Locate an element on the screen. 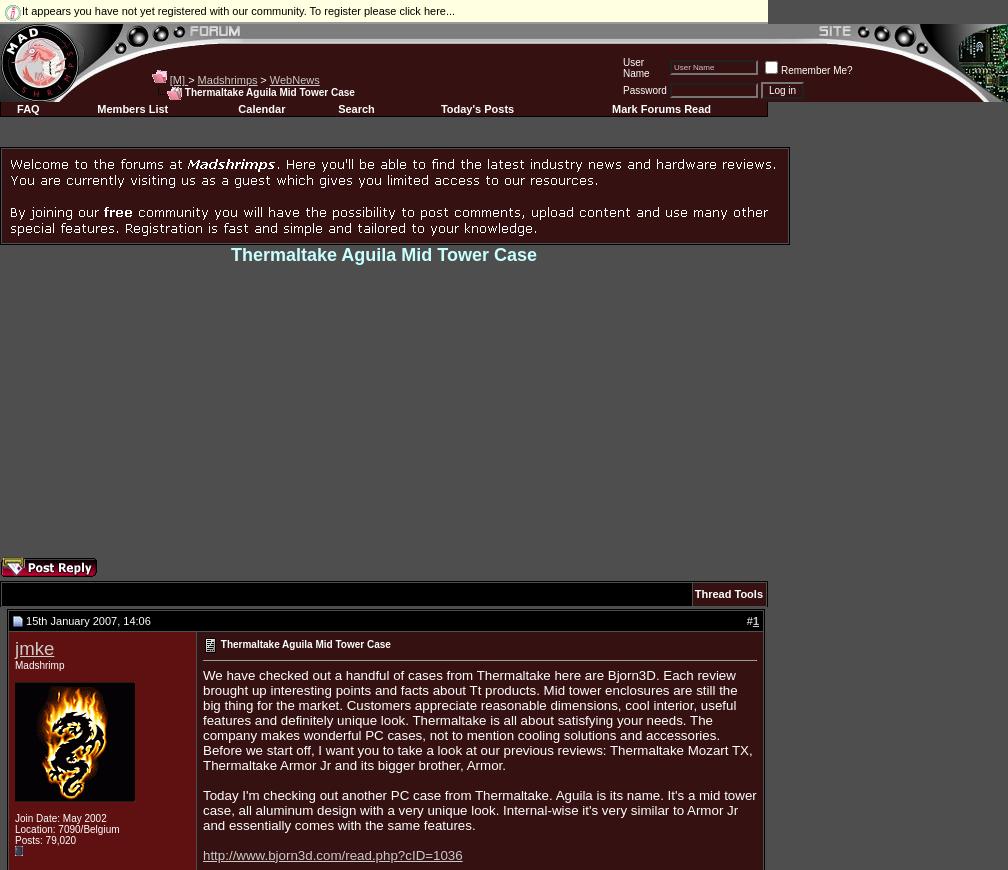 This screenshot has width=1008, height=870. 'Thread Tools' is located at coordinates (728, 593).